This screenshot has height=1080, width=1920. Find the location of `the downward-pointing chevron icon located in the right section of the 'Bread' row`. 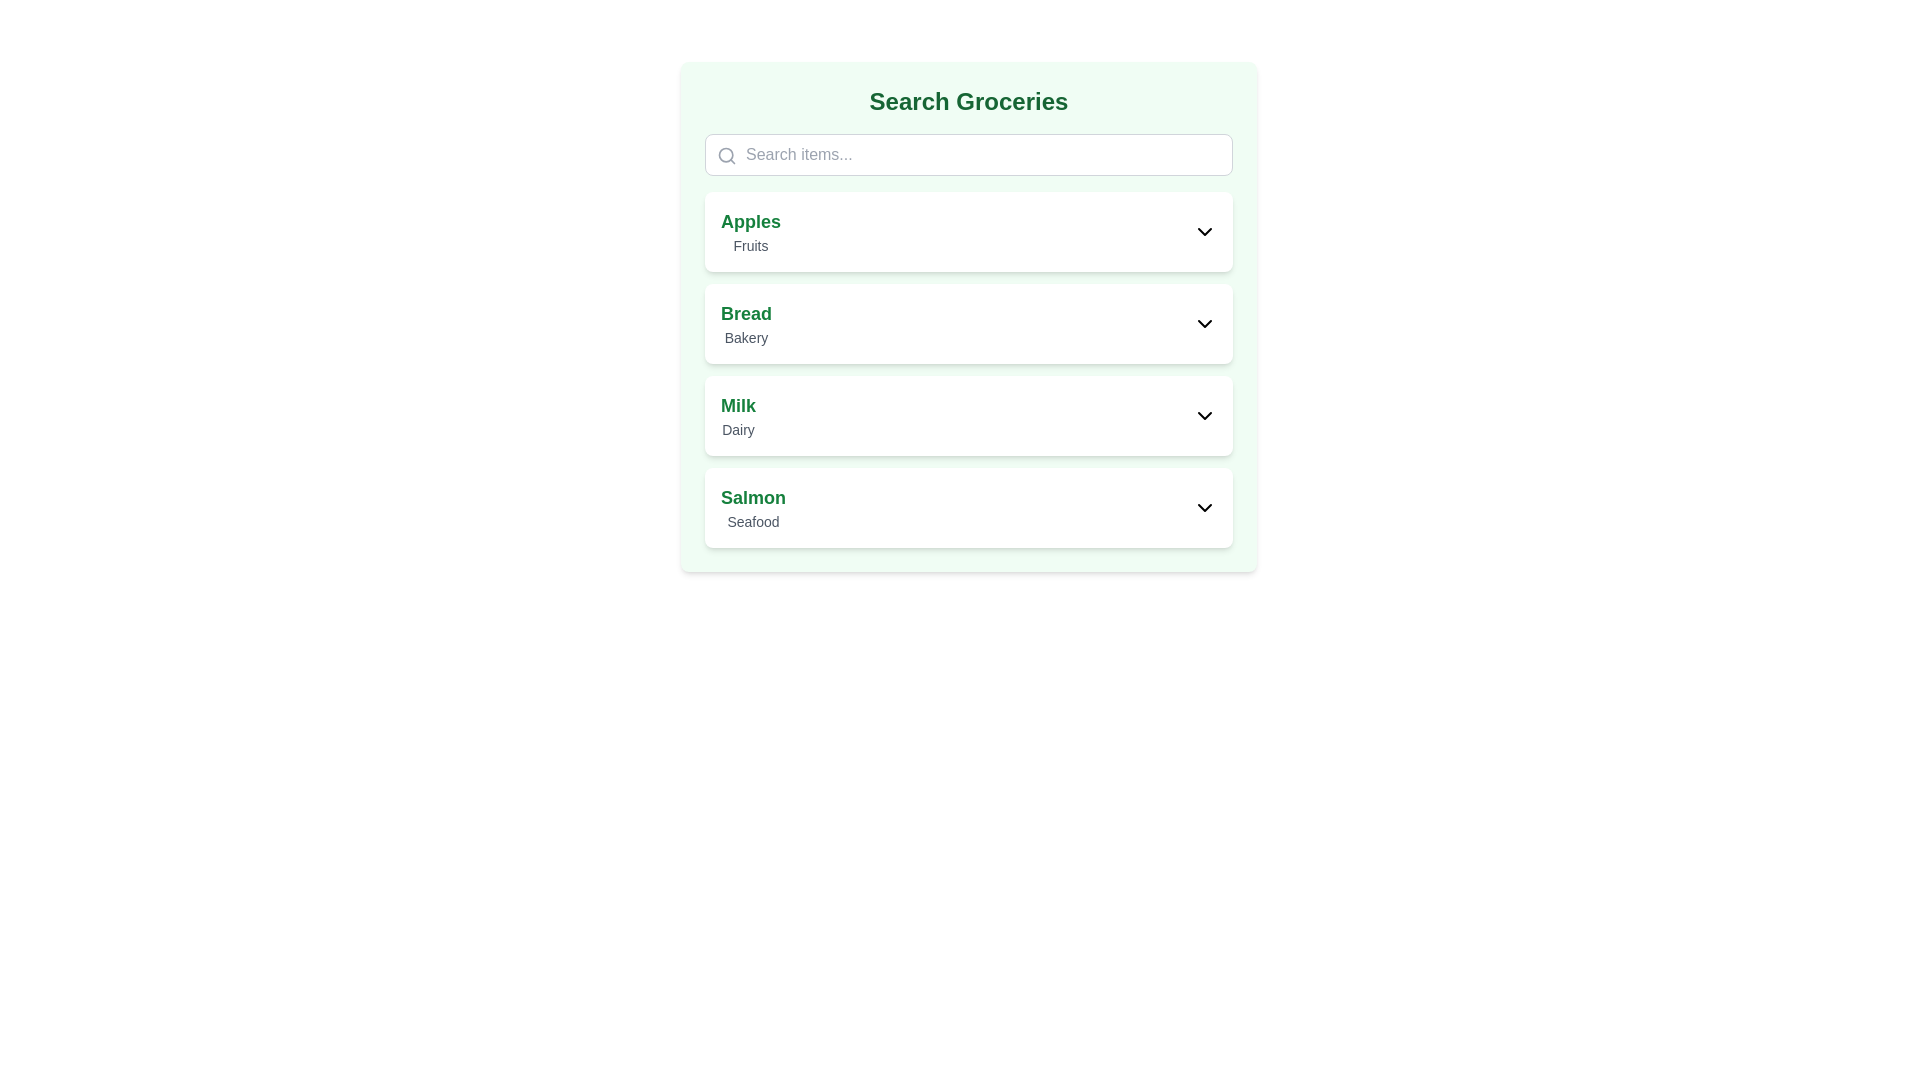

the downward-pointing chevron icon located in the right section of the 'Bread' row is located at coordinates (1203, 323).